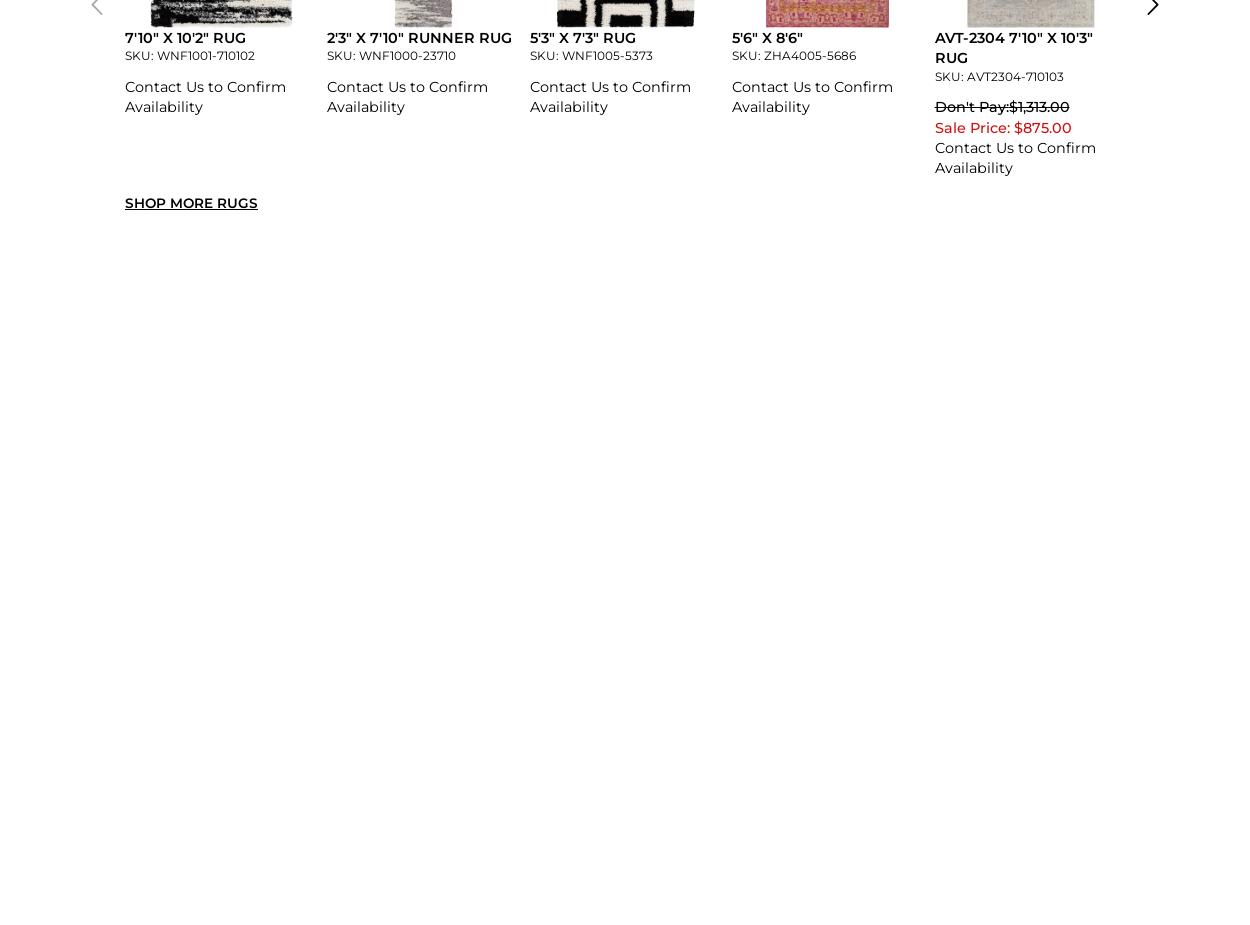  What do you see at coordinates (362, 459) in the screenshot?
I see `'Imported'` at bounding box center [362, 459].